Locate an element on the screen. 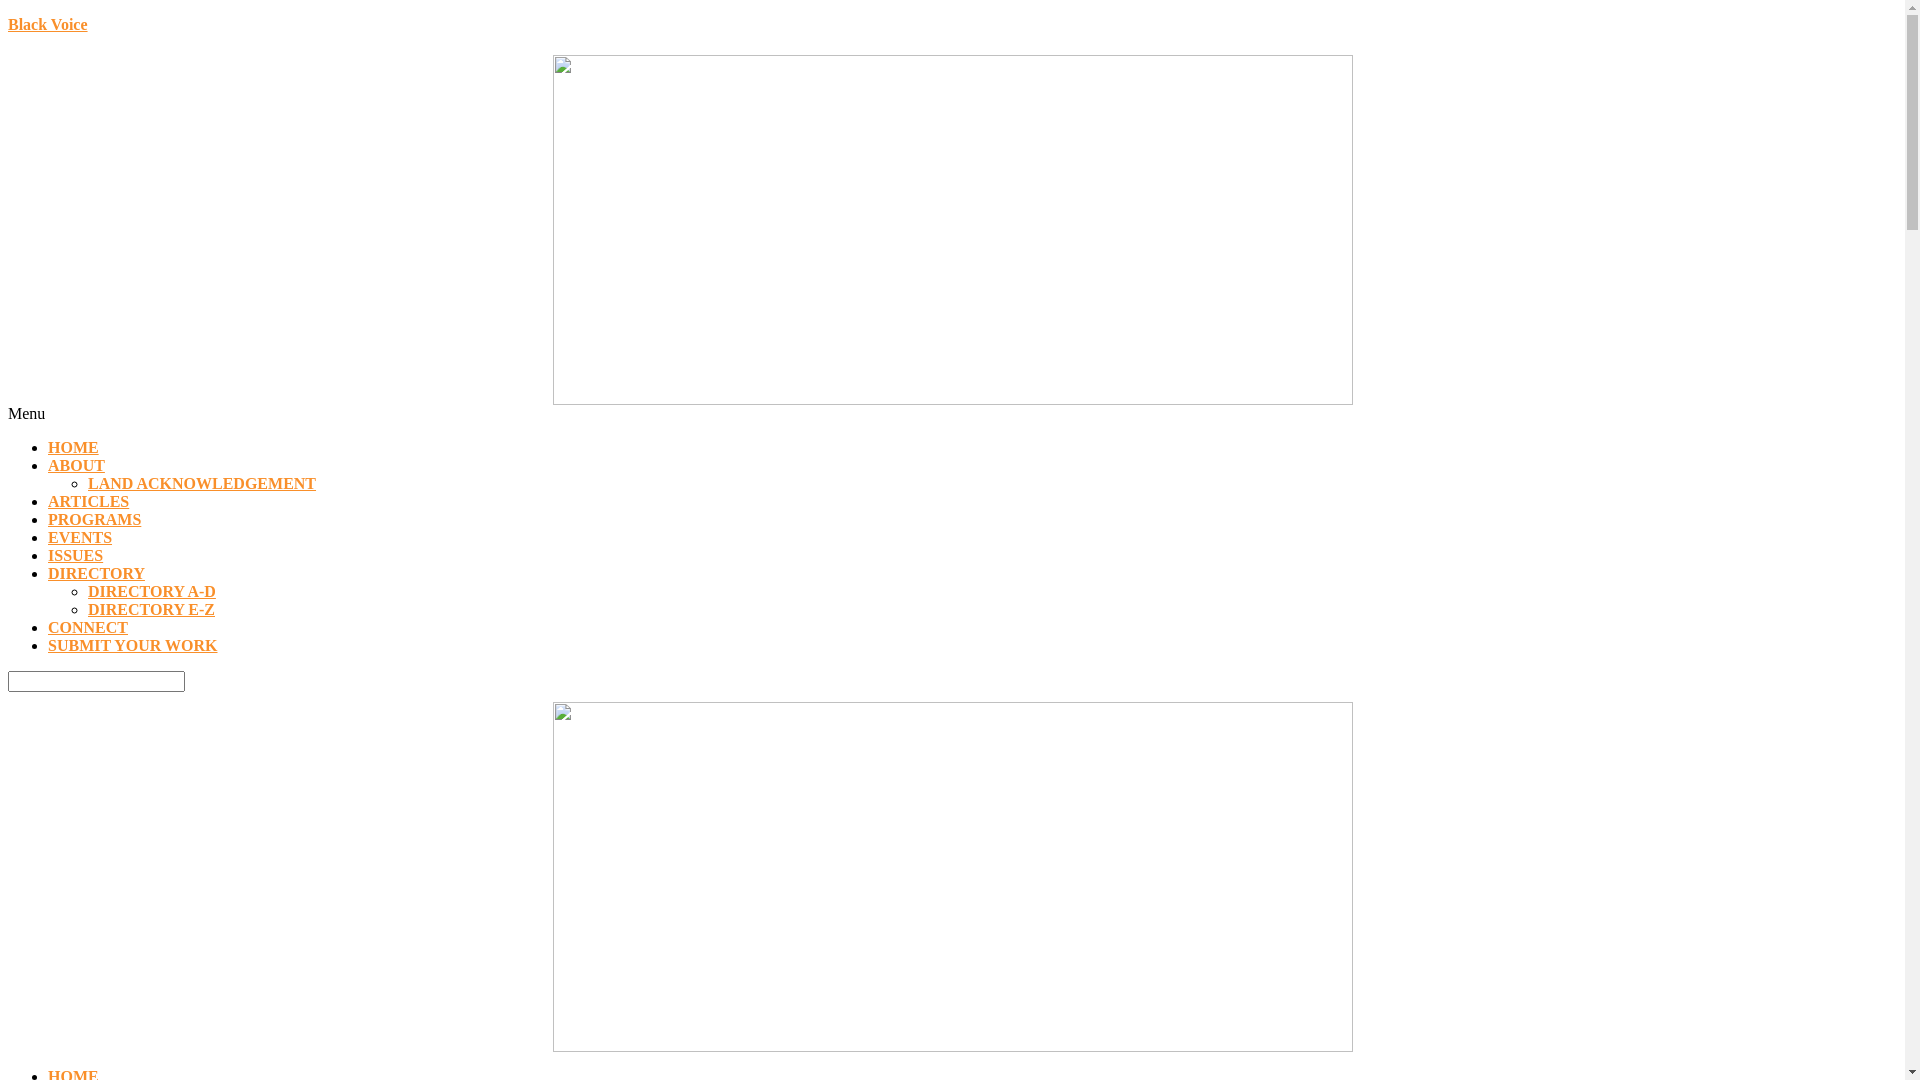 The width and height of the screenshot is (1920, 1080). 'LAND ACKNOWLEDGEMENT' is located at coordinates (201, 483).